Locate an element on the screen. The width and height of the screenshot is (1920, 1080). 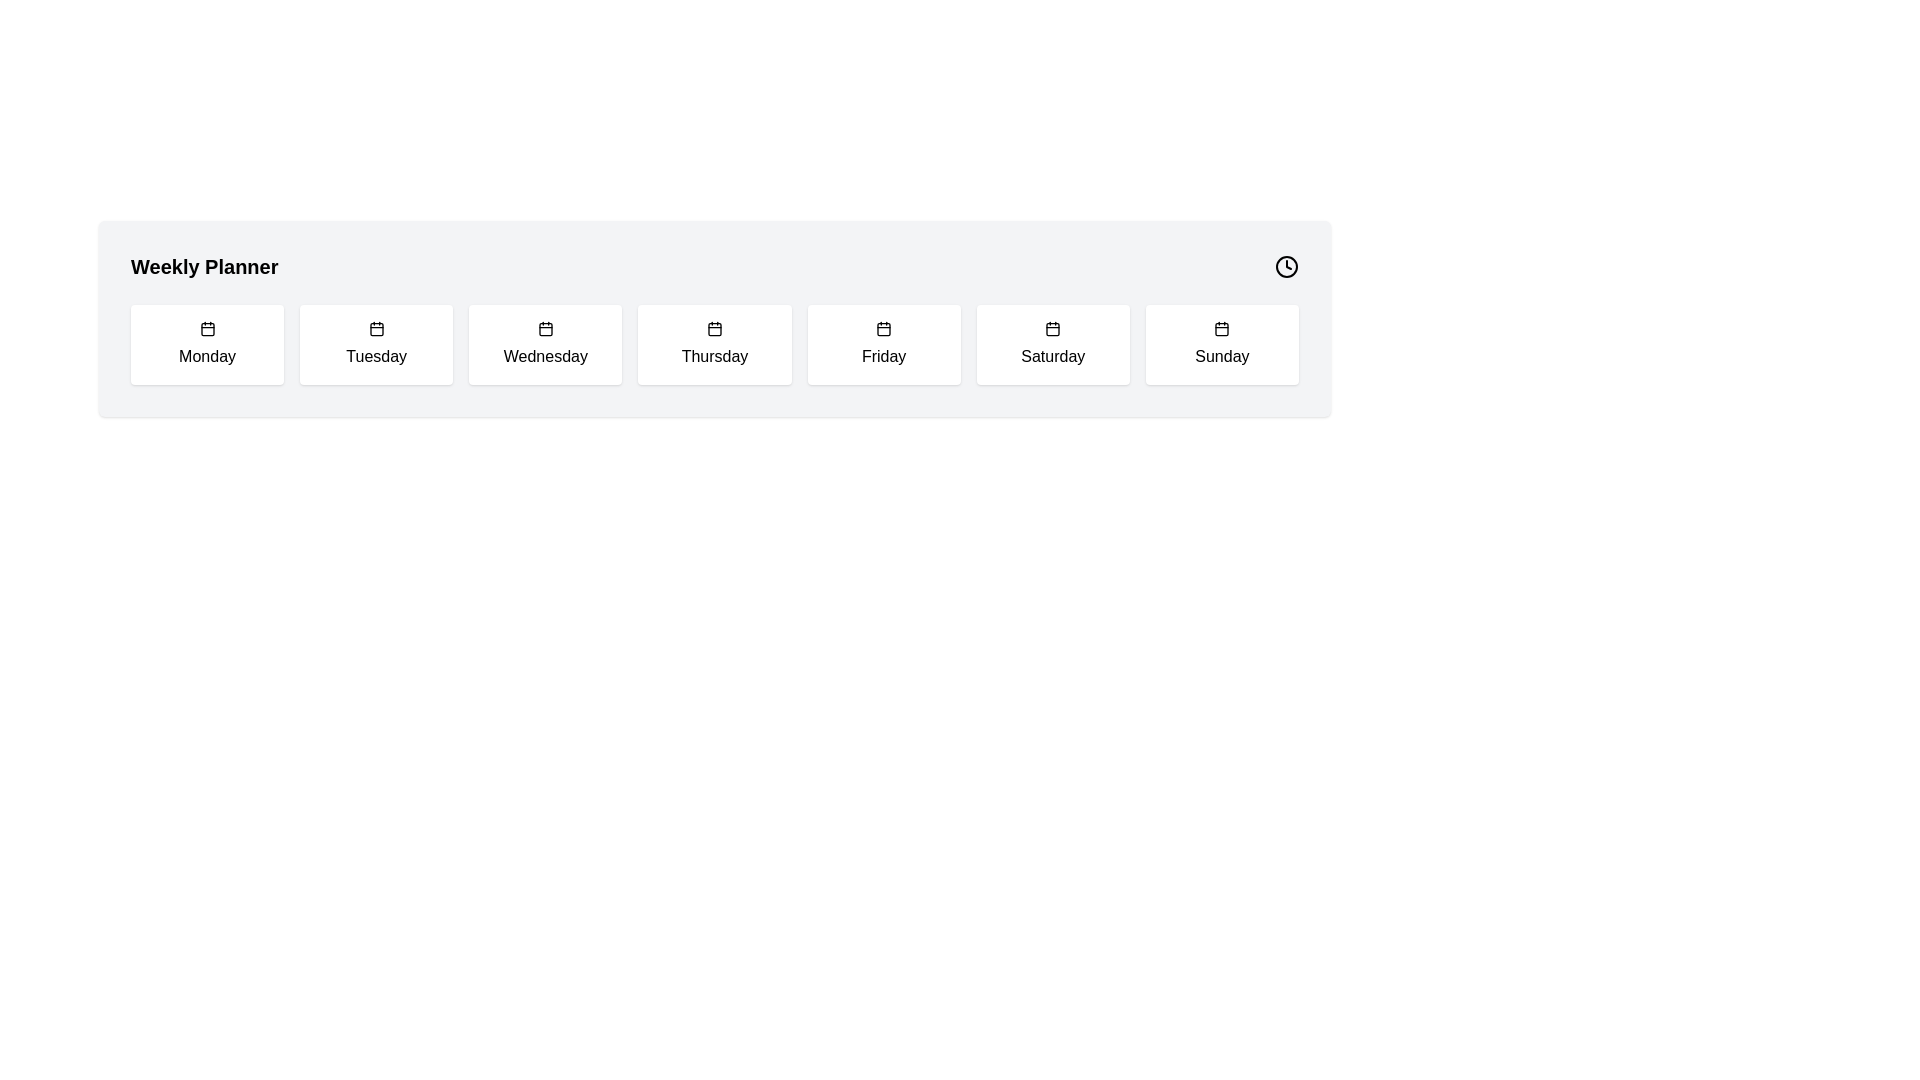
the calendar icon located at the top center of the 'Monday' card in the Weekly Planner grid is located at coordinates (207, 327).